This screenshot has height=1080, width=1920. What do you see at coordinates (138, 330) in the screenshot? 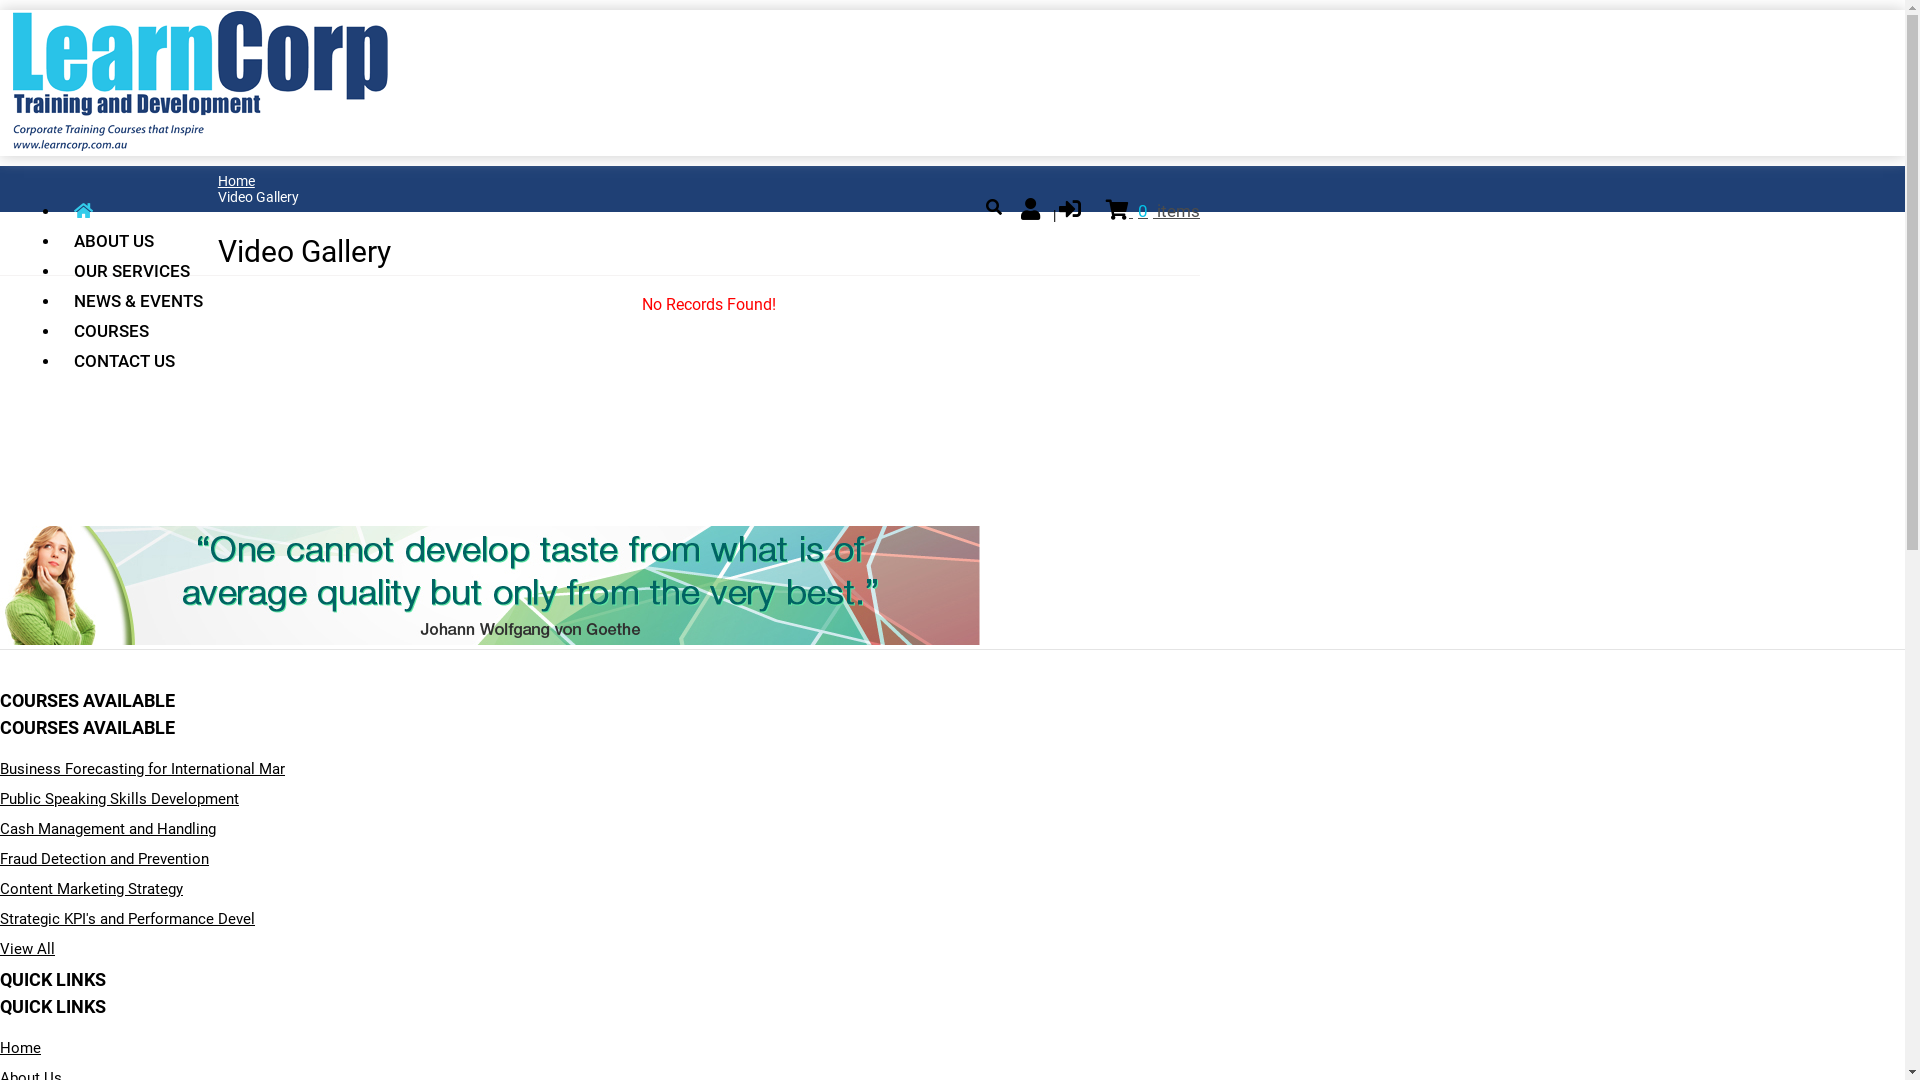
I see `'COURSES'` at bounding box center [138, 330].